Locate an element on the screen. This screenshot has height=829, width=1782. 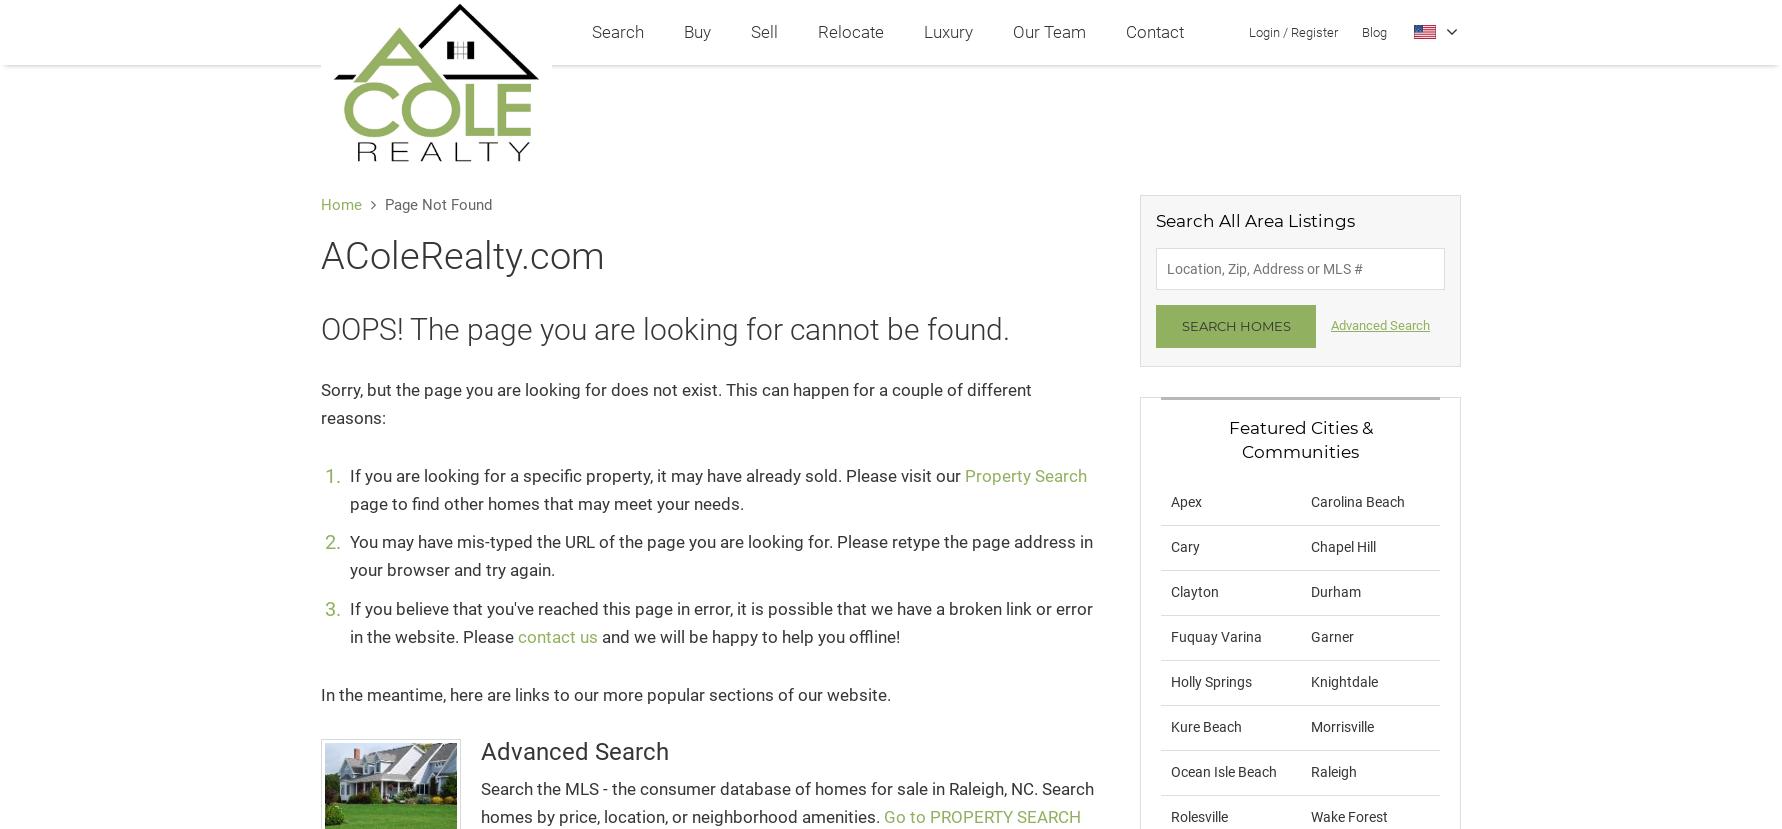
'Buy' is located at coordinates (696, 31).